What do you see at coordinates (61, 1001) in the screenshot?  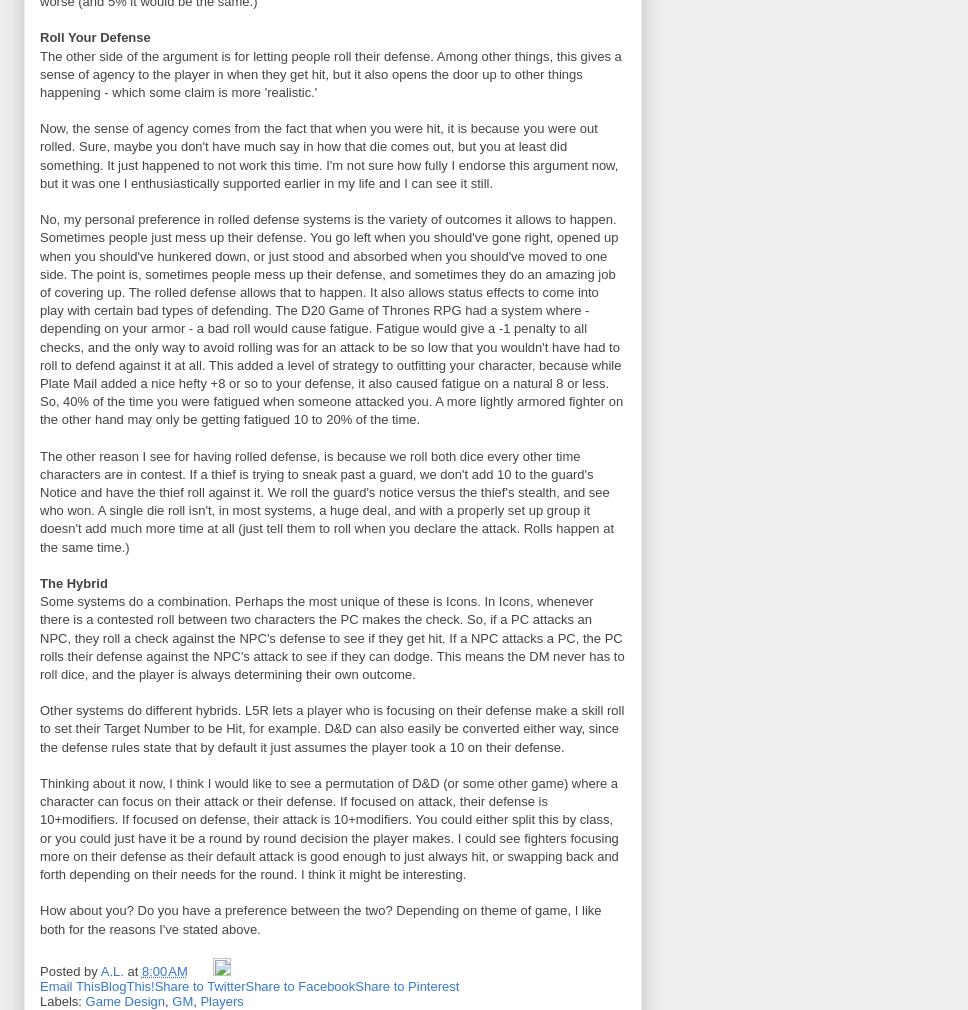 I see `'Labels:'` at bounding box center [61, 1001].